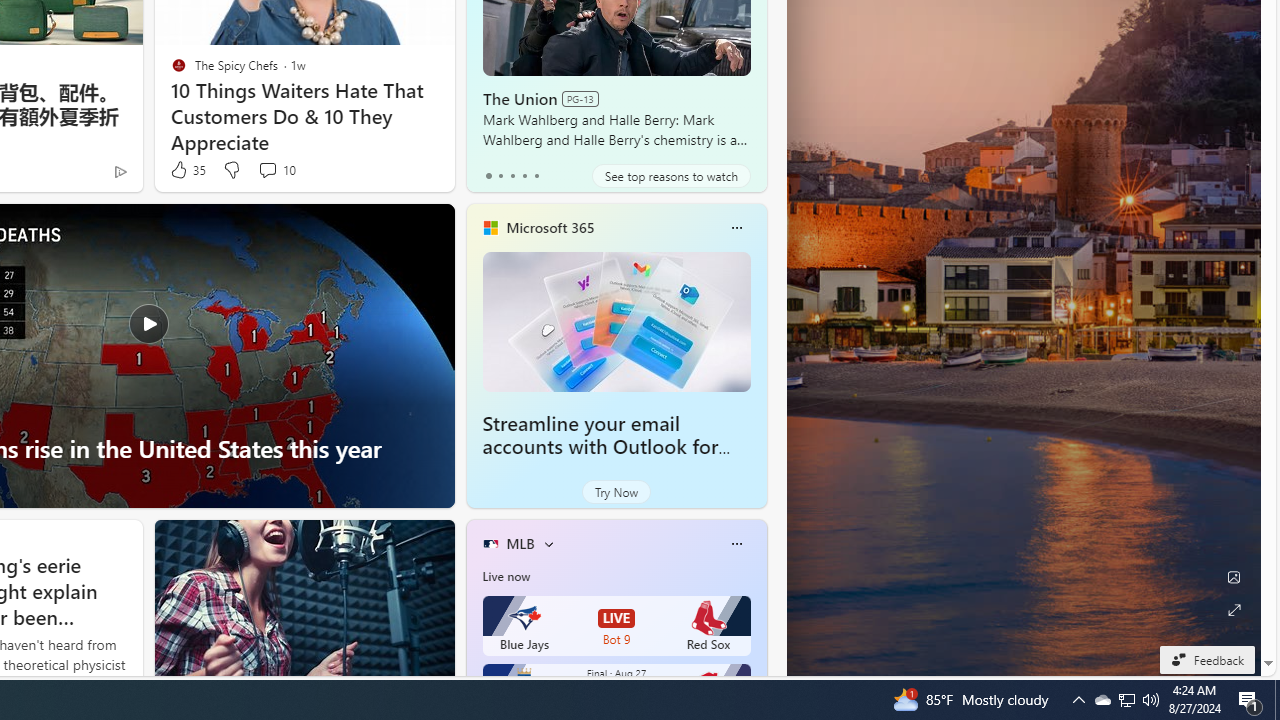 The image size is (1280, 720). I want to click on 'See top reasons to watch', so click(671, 175).